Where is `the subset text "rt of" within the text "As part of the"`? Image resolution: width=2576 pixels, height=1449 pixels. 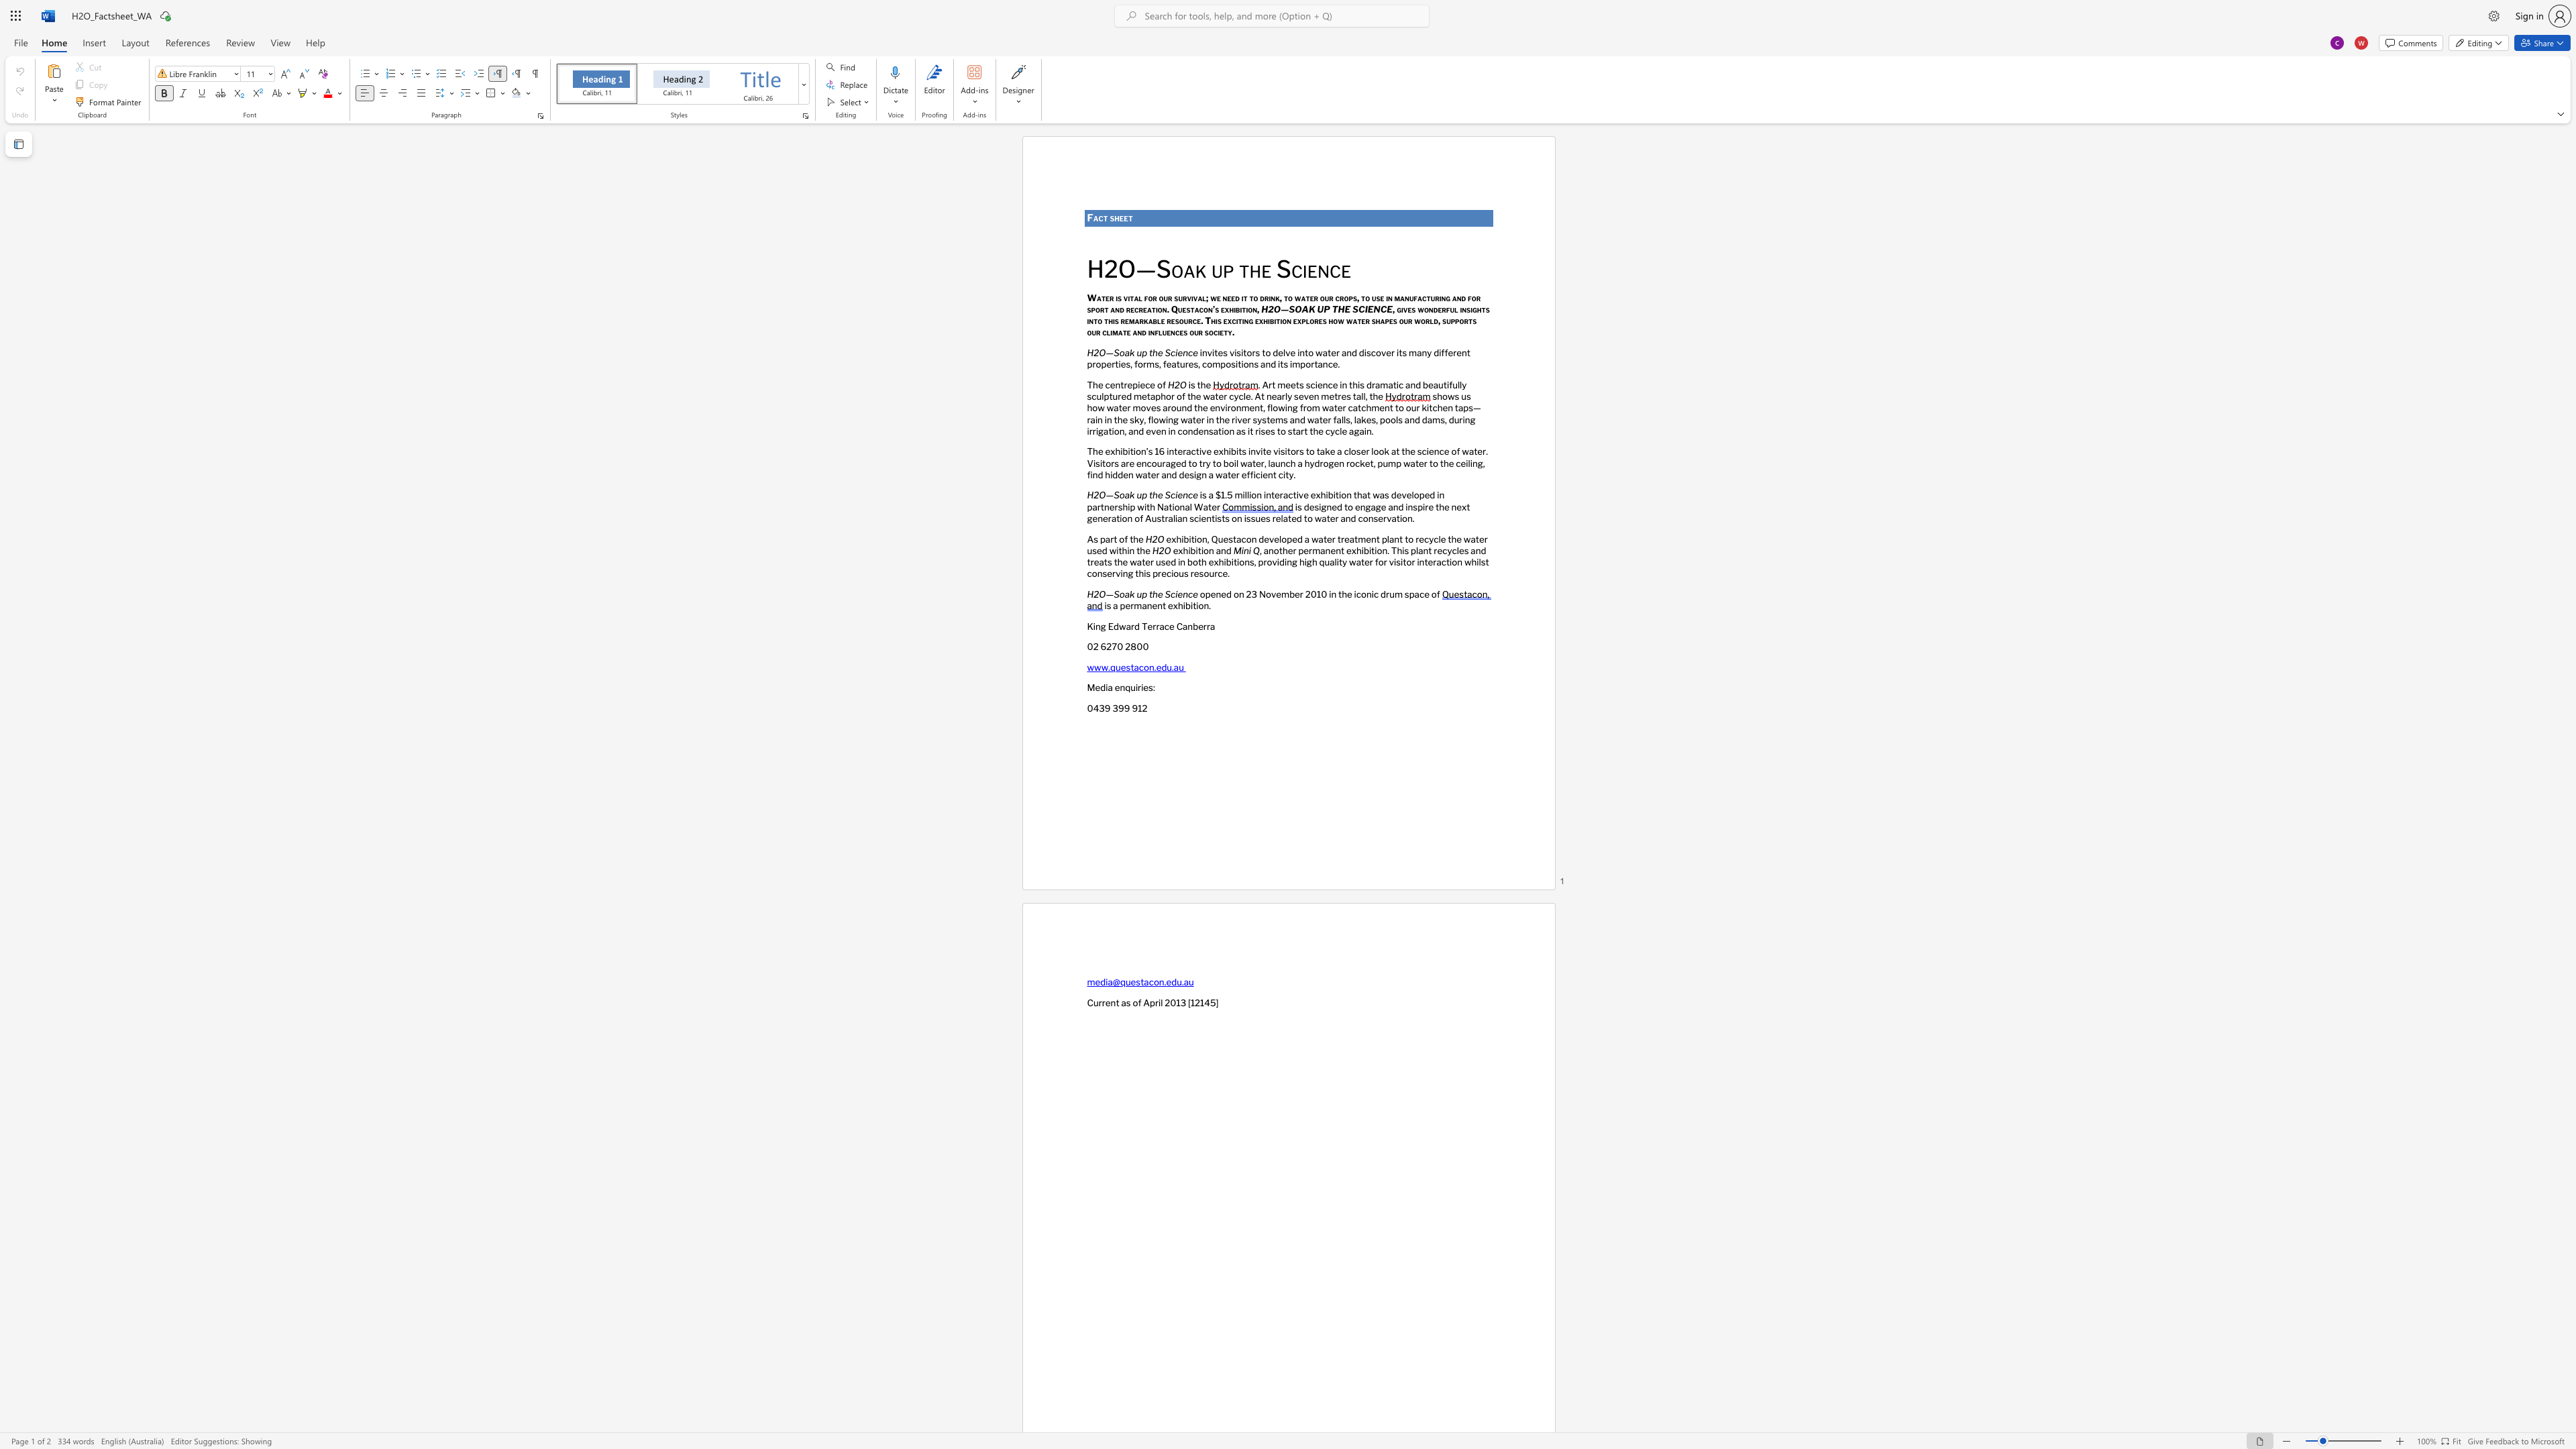
the subset text "rt of" within the text "As part of the" is located at coordinates (1110, 538).